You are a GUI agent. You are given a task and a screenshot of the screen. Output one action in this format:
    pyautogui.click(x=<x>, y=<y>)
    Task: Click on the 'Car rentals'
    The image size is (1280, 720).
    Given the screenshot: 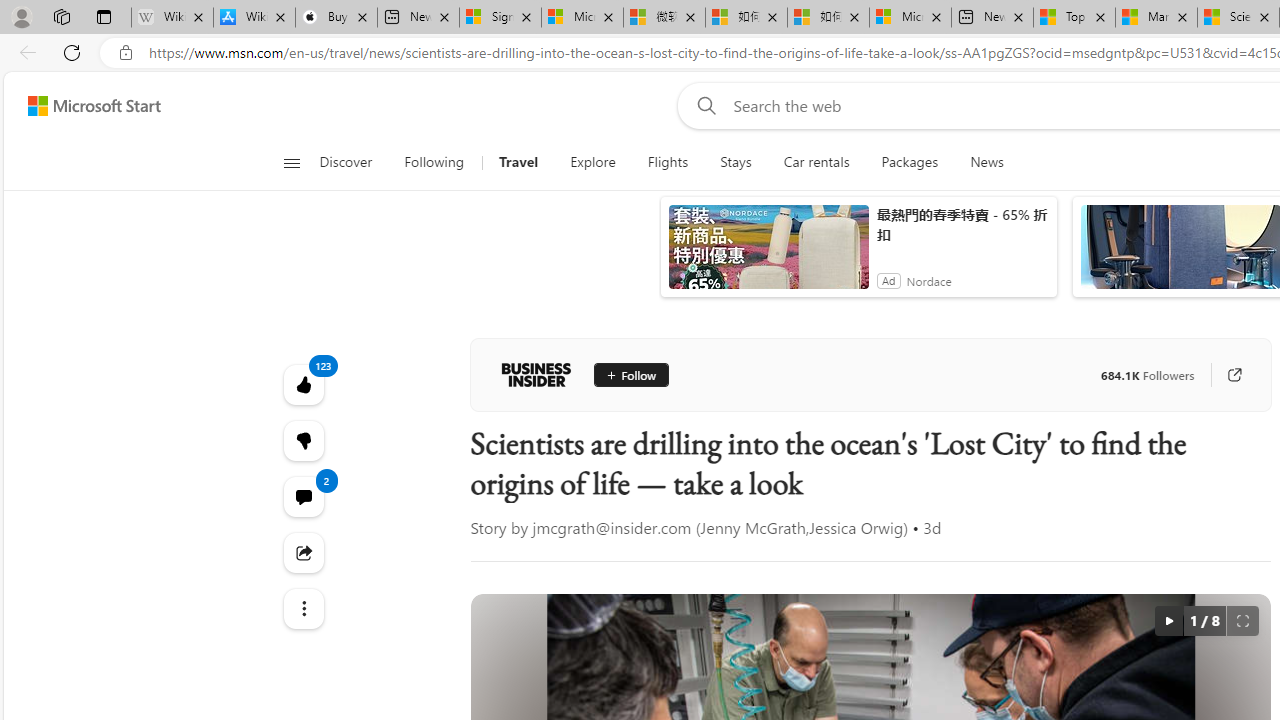 What is the action you would take?
    pyautogui.click(x=816, y=162)
    